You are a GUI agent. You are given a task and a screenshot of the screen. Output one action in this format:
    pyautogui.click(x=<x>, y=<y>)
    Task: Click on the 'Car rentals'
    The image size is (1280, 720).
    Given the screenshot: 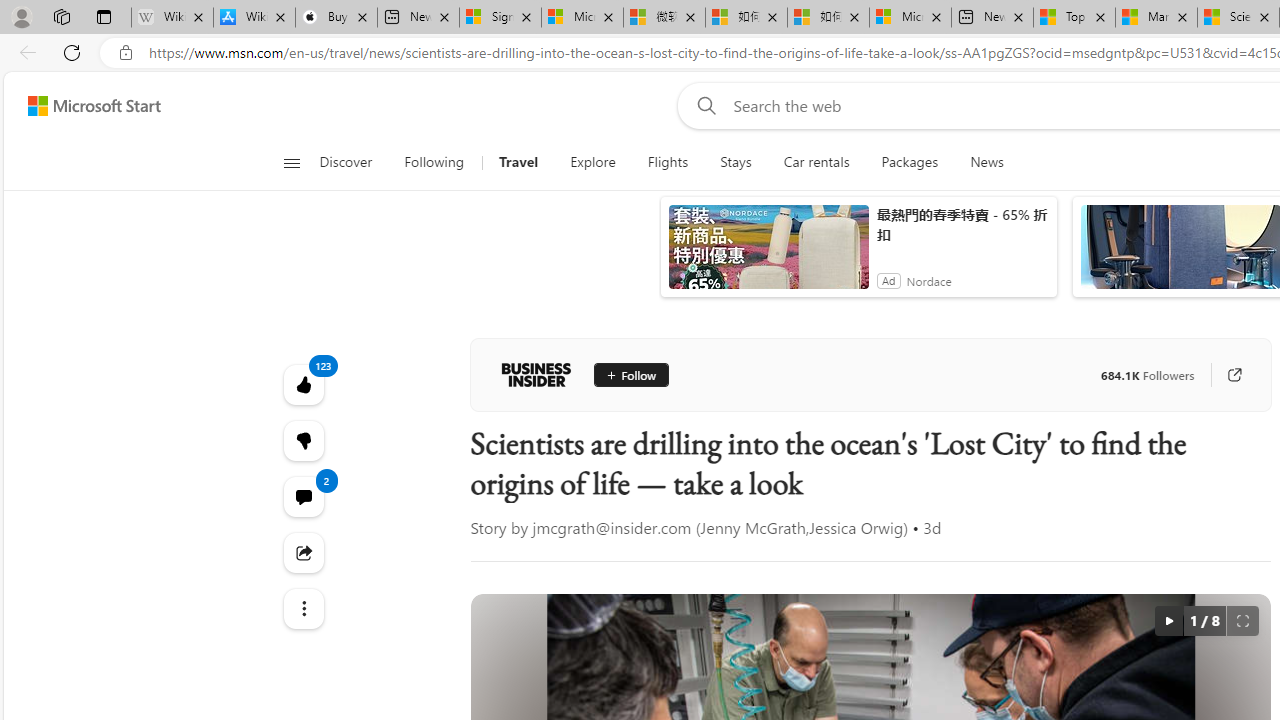 What is the action you would take?
    pyautogui.click(x=816, y=162)
    